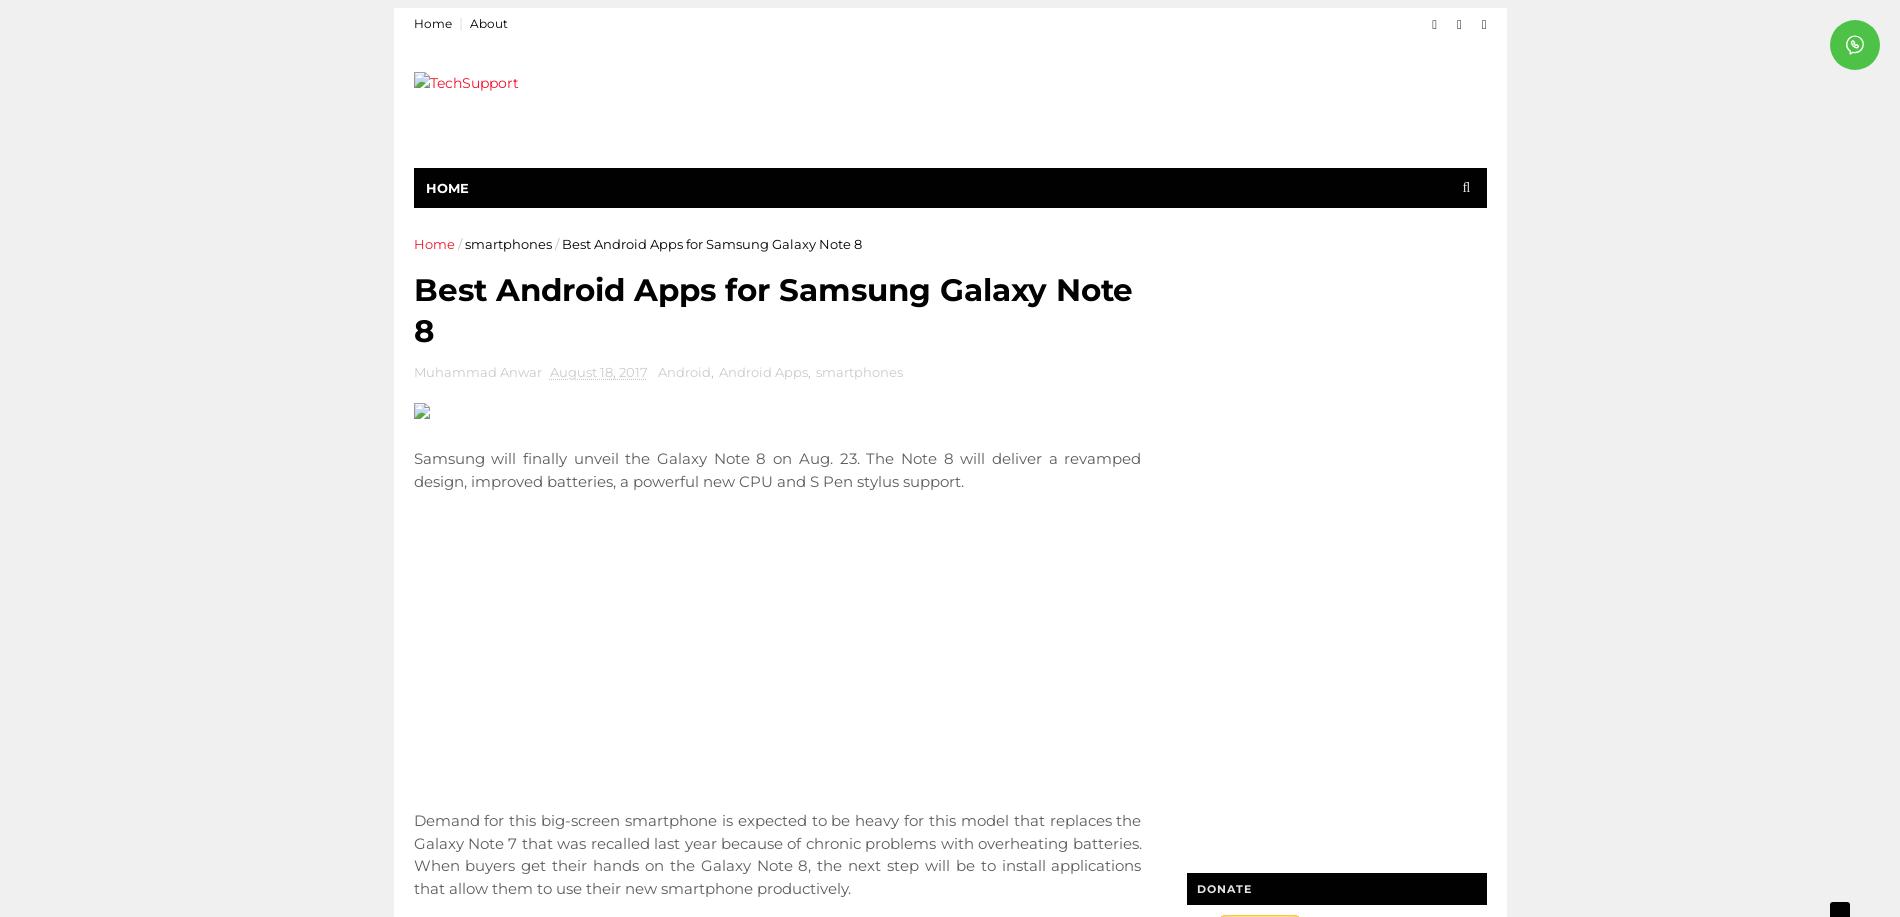  Describe the element at coordinates (477, 371) in the screenshot. I see `'Muhammad Anwar'` at that location.